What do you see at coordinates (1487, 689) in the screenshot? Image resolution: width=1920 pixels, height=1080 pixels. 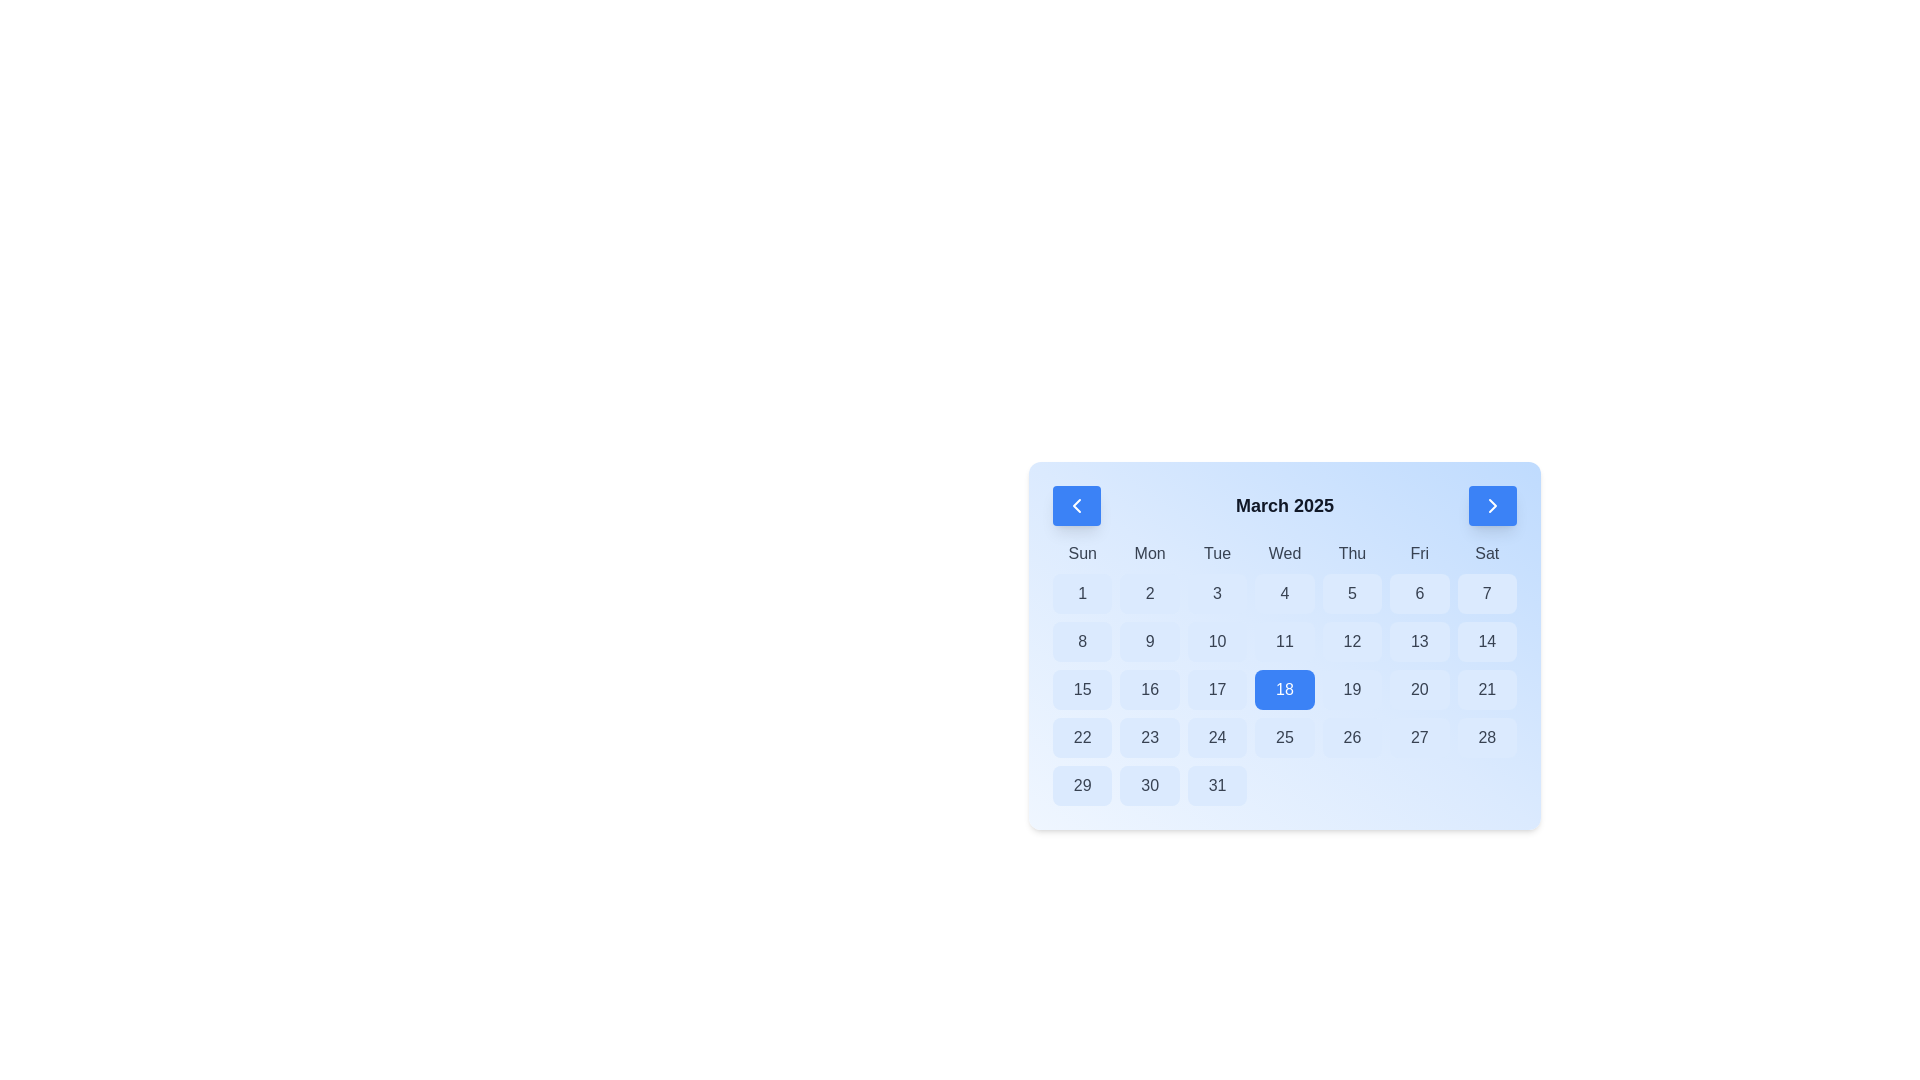 I see `the calendar button representing March 21, 2025, located` at bounding box center [1487, 689].